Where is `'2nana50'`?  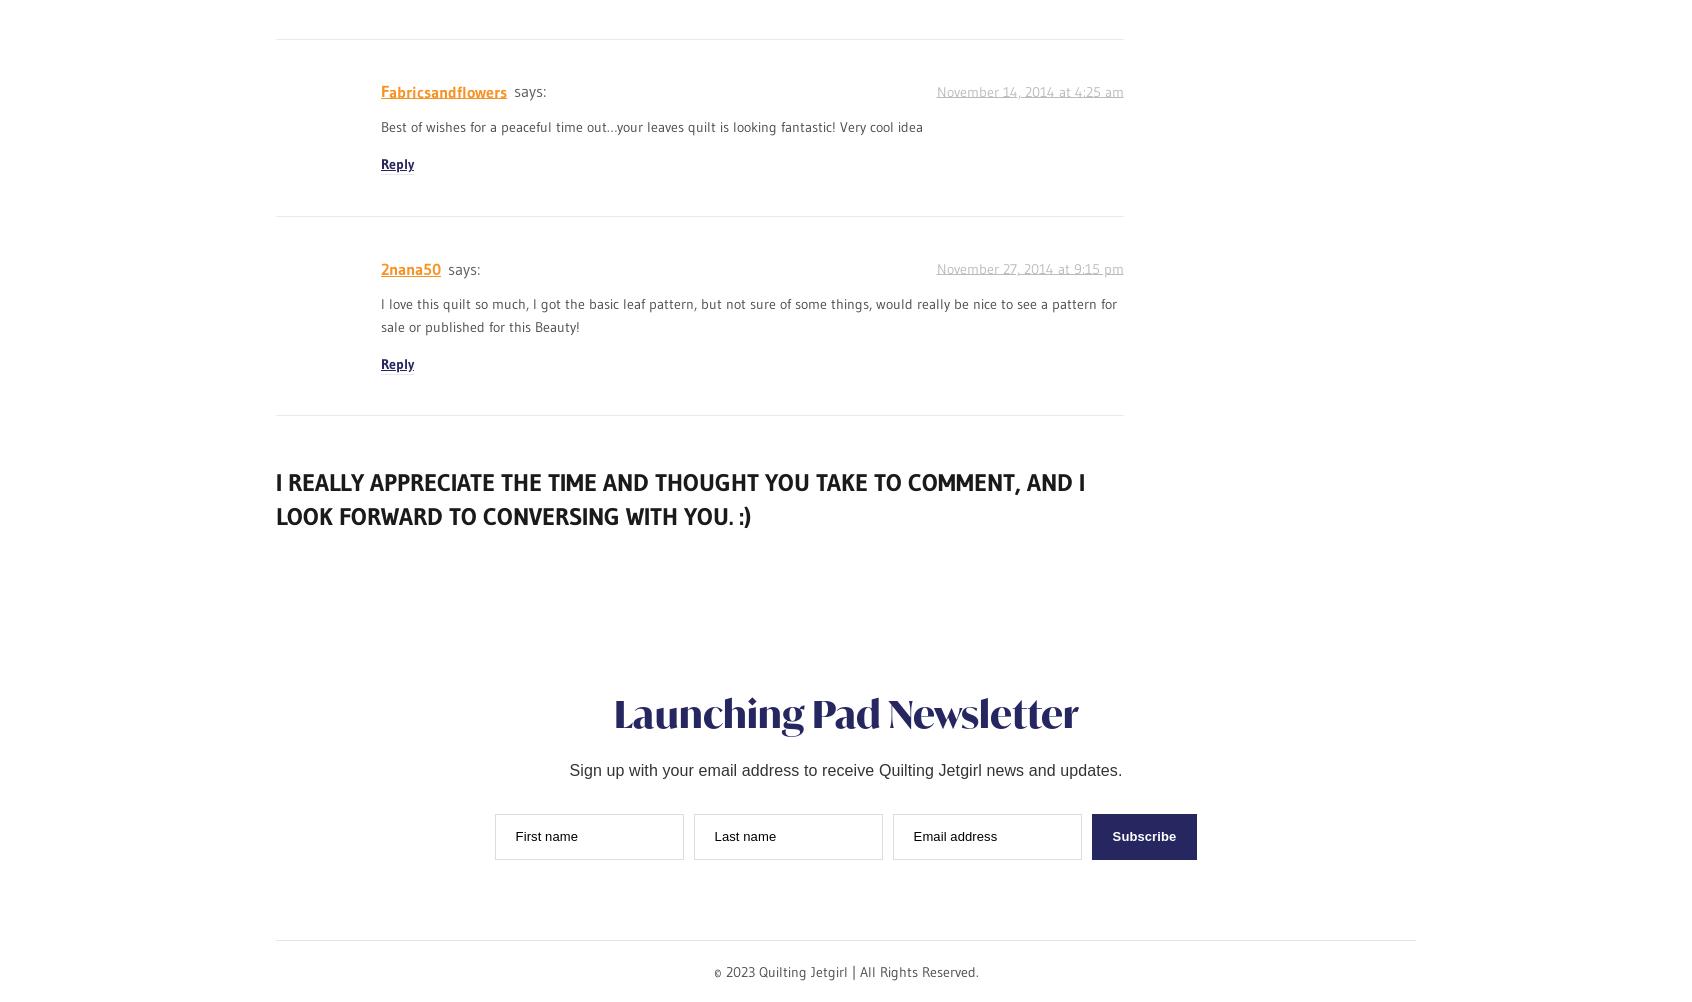 '2nana50' is located at coordinates (410, 267).